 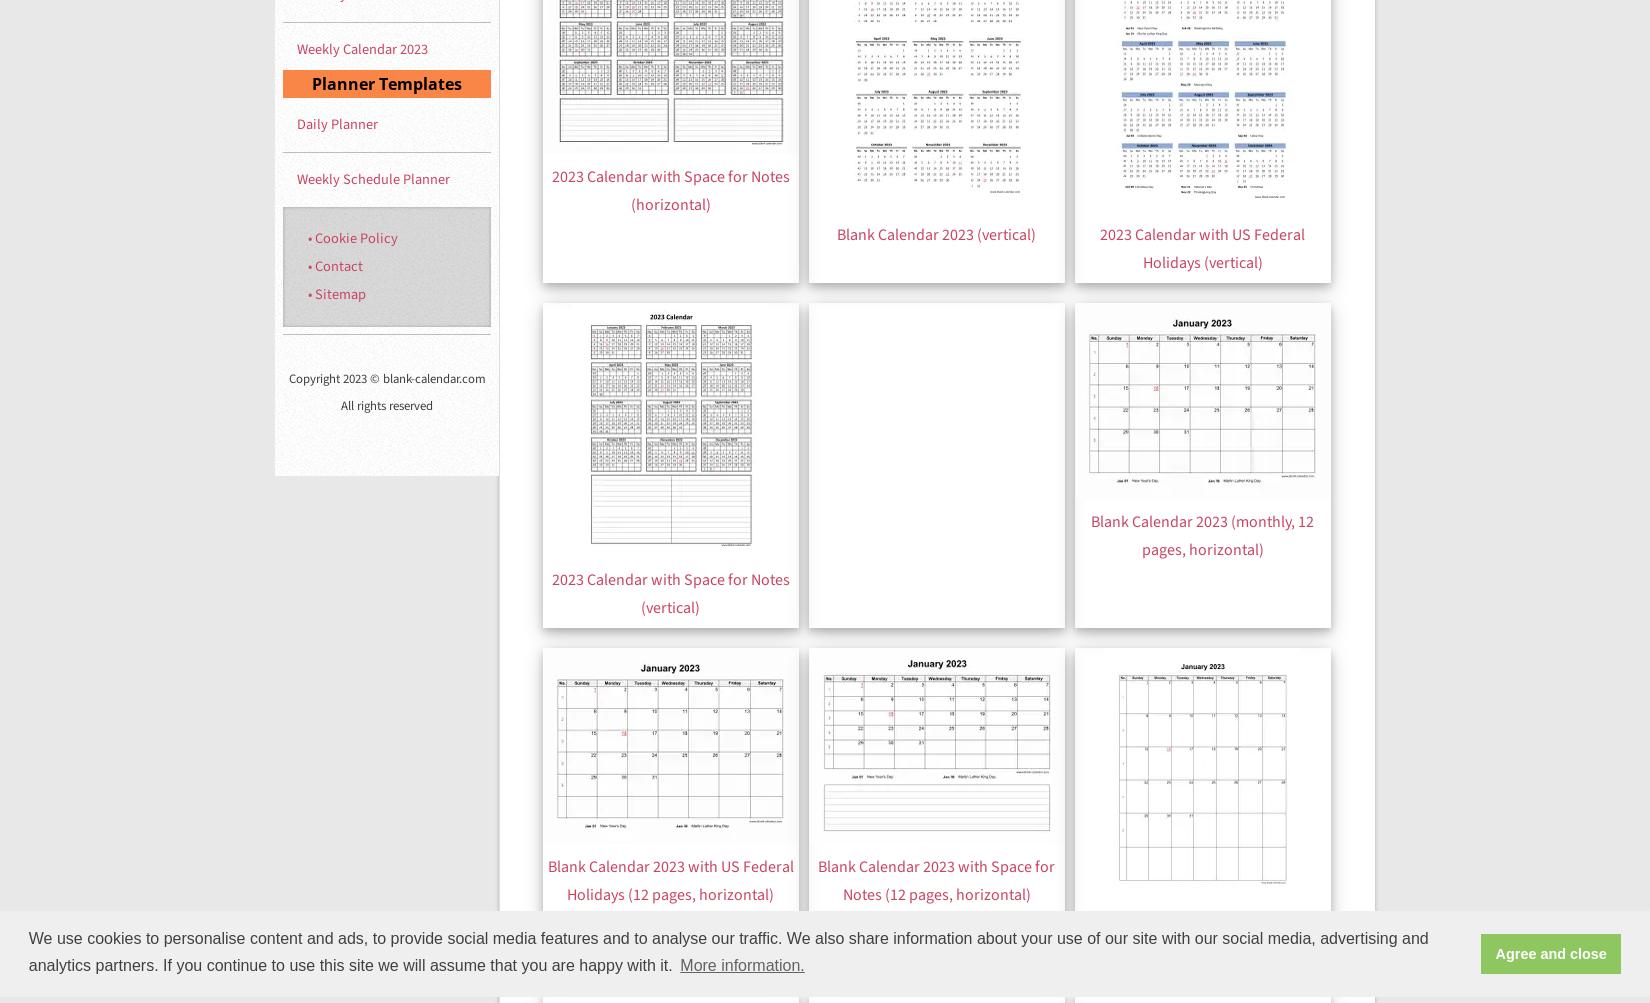 I want to click on 'Weekly Calendar 2023', so click(x=362, y=49).